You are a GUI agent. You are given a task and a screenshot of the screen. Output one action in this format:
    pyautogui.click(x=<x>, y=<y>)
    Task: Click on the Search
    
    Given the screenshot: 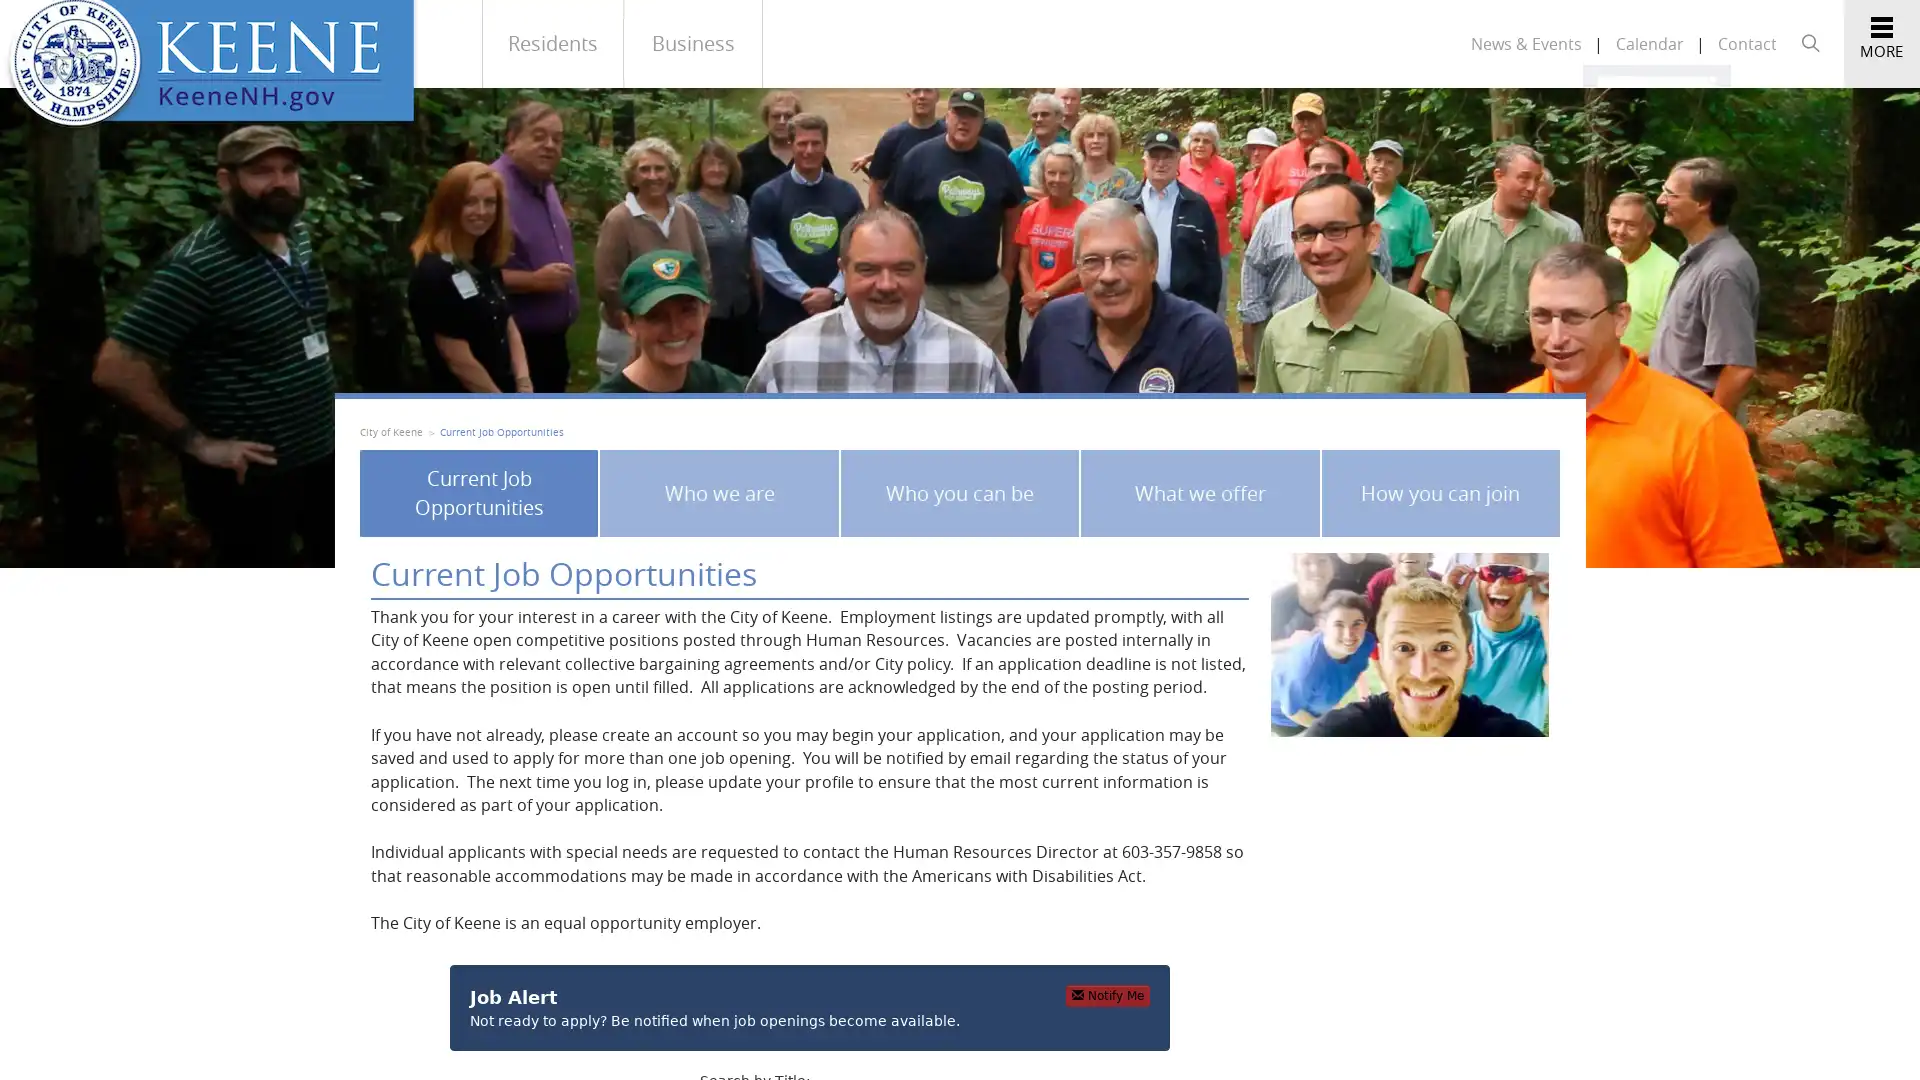 What is the action you would take?
    pyautogui.click(x=1698, y=100)
    